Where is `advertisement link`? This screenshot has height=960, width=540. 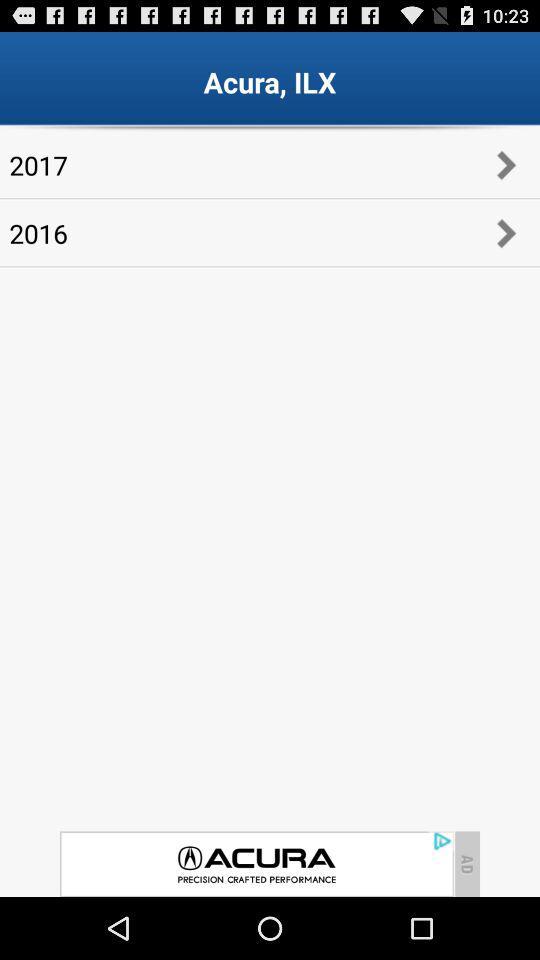 advertisement link is located at coordinates (256, 863).